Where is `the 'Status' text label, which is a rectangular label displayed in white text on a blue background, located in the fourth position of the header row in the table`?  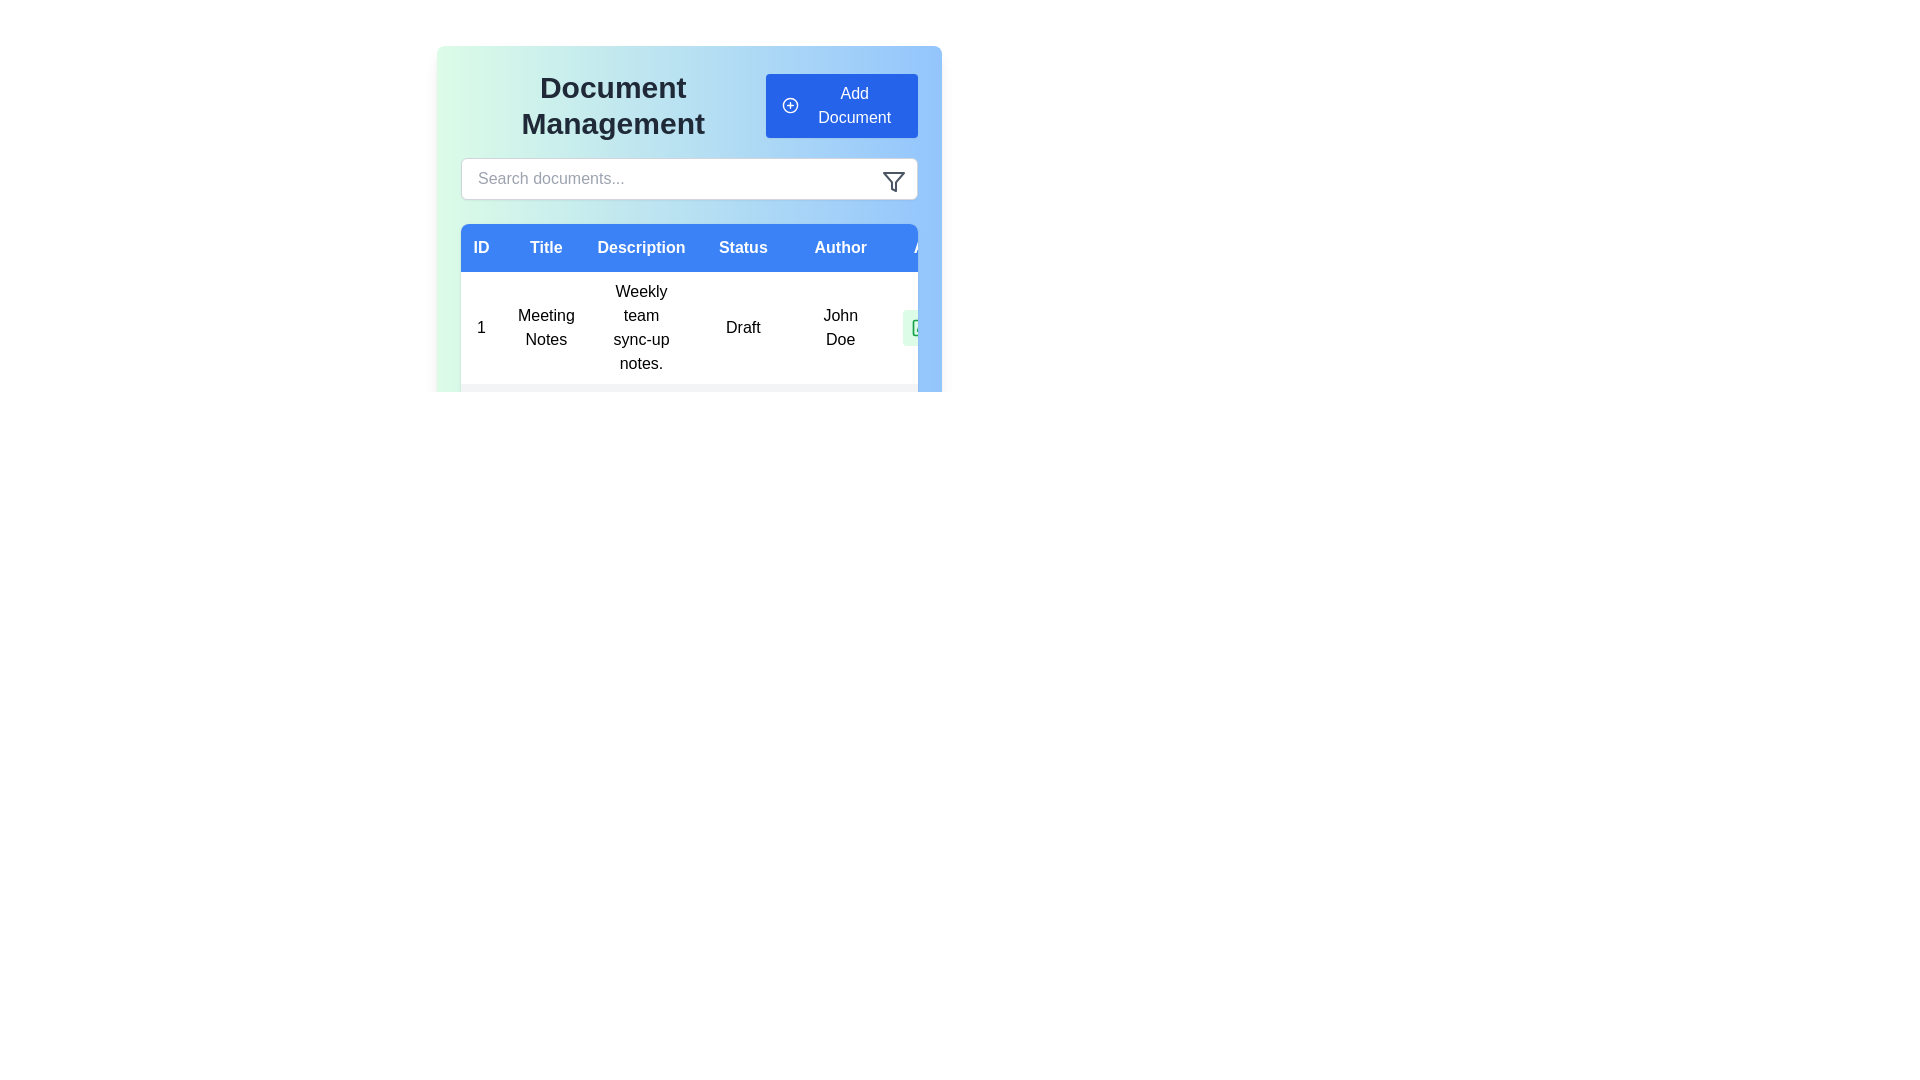 the 'Status' text label, which is a rectangular label displayed in white text on a blue background, located in the fourth position of the header row in the table is located at coordinates (742, 246).